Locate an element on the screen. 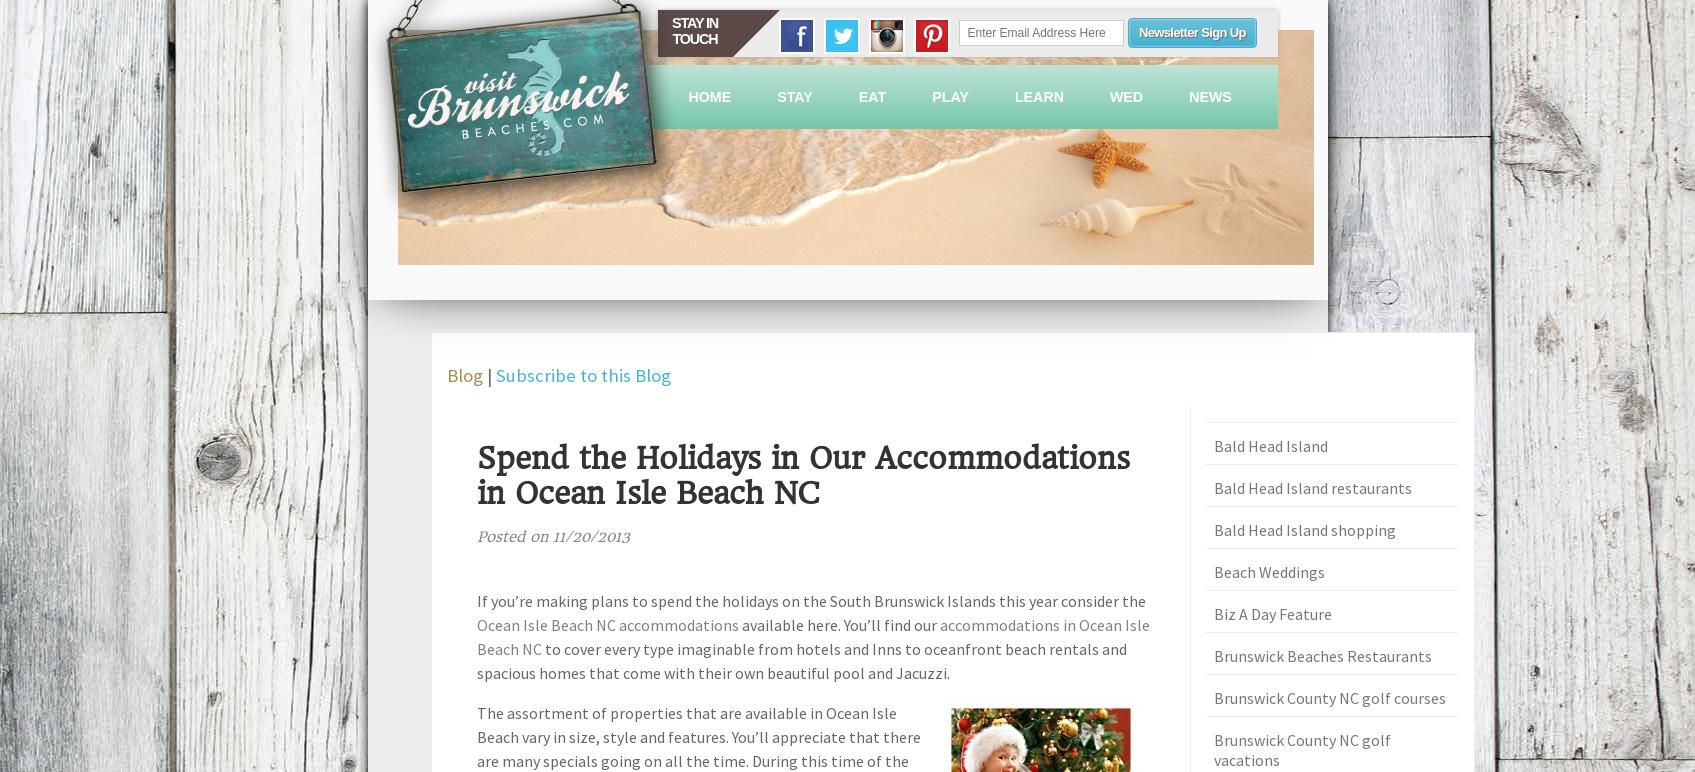  'Subscribe to this Blog' is located at coordinates (582, 374).